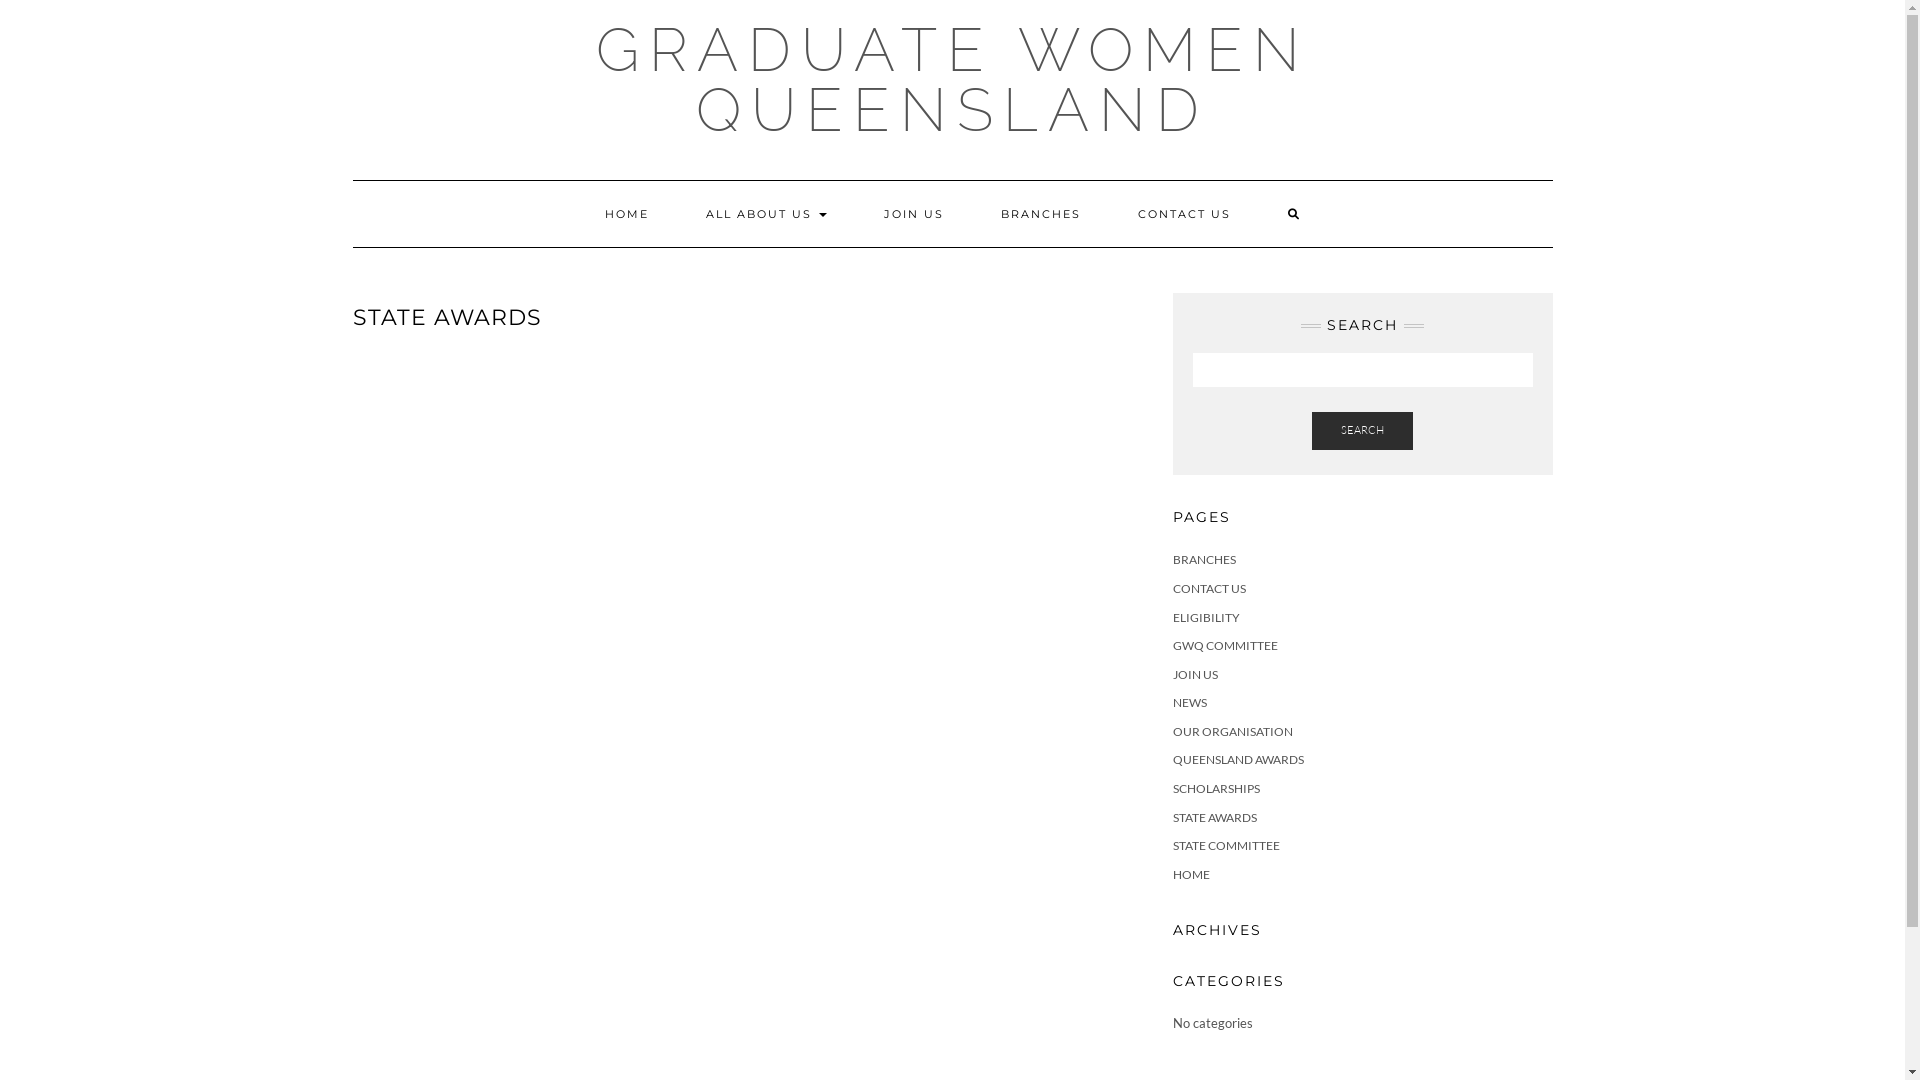 The height and width of the screenshot is (1080, 1920). Describe the element at coordinates (626, 213) in the screenshot. I see `'HOME'` at that location.